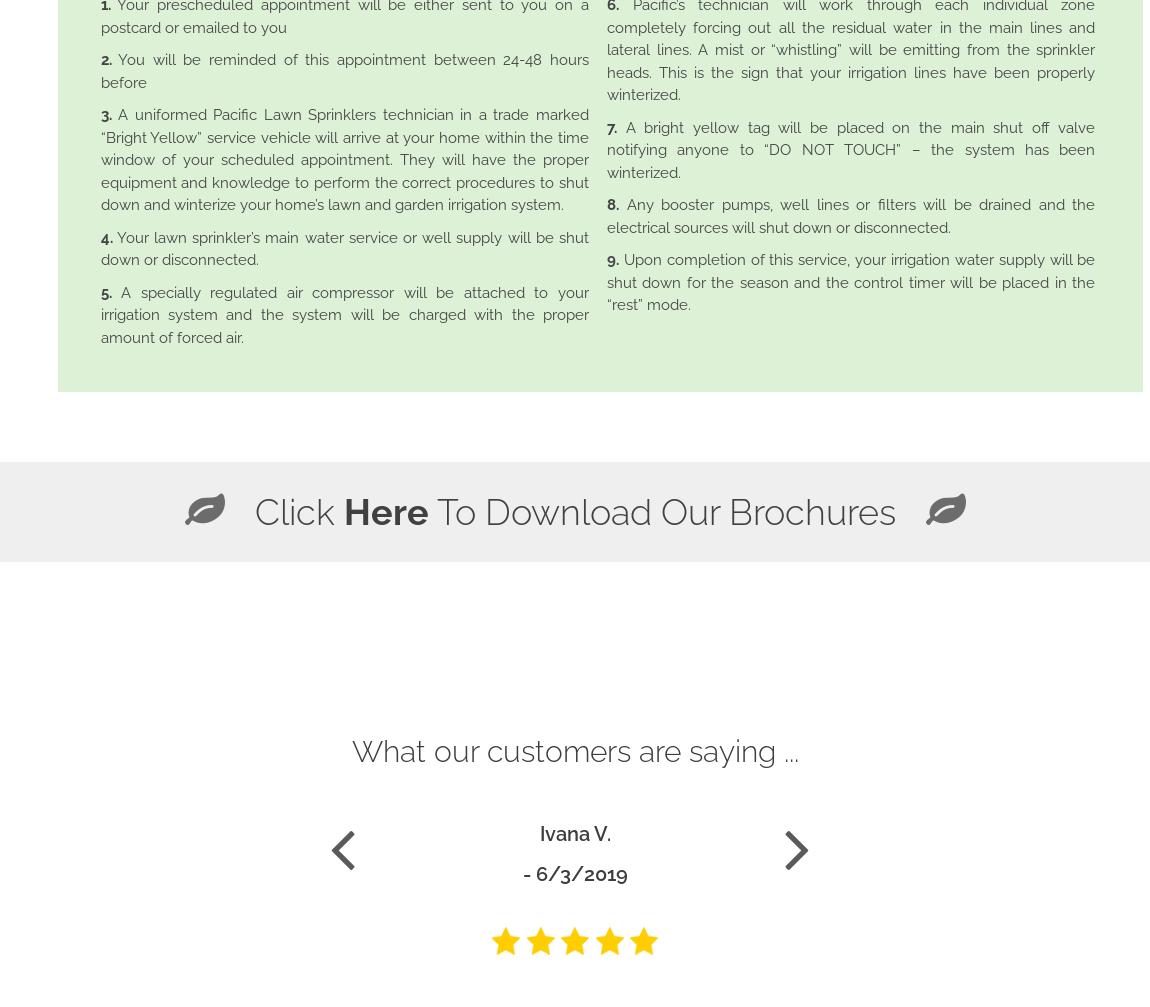 Image resolution: width=1150 pixels, height=1007 pixels. Describe the element at coordinates (611, 205) in the screenshot. I see `'8.'` at that location.